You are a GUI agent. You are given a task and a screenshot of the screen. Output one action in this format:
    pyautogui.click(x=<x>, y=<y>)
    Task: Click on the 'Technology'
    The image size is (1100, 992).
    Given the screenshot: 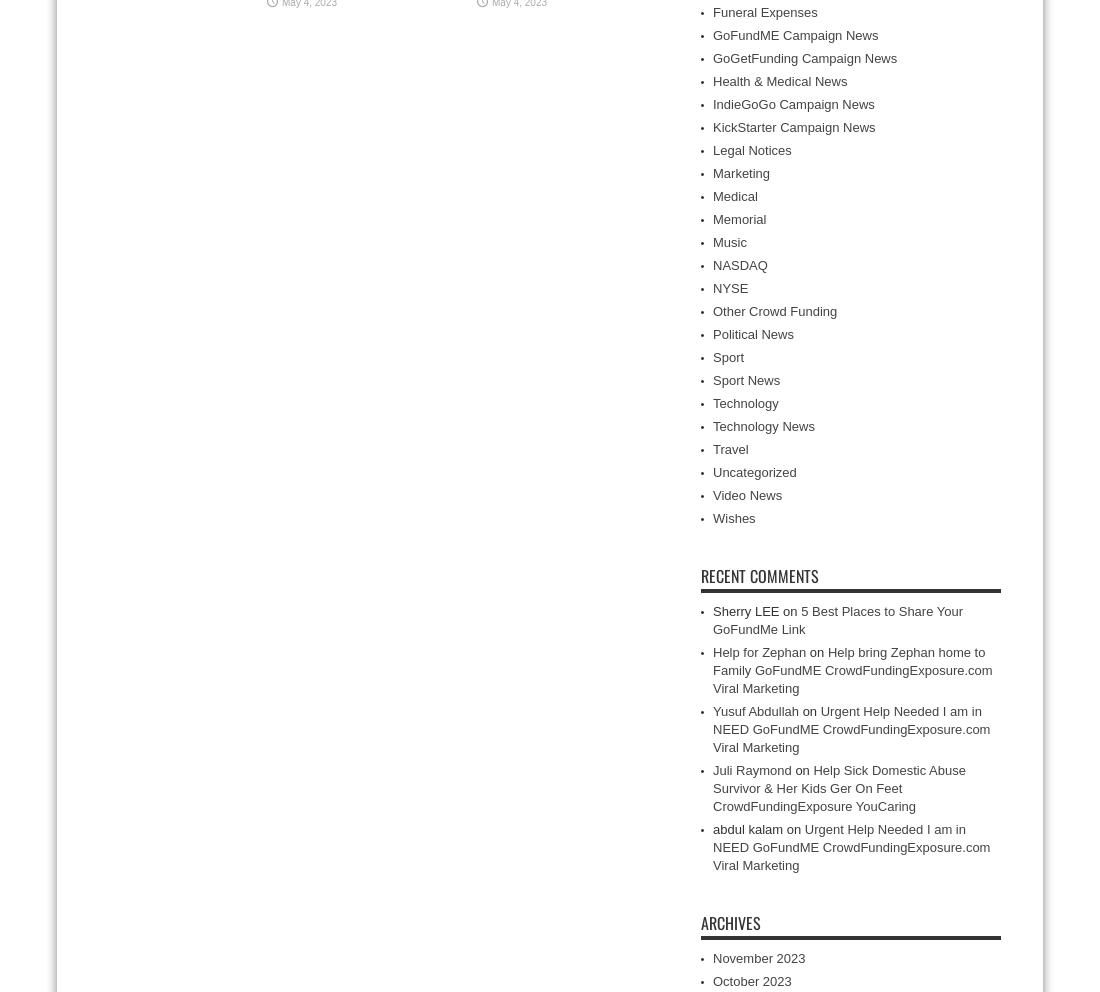 What is the action you would take?
    pyautogui.click(x=744, y=403)
    